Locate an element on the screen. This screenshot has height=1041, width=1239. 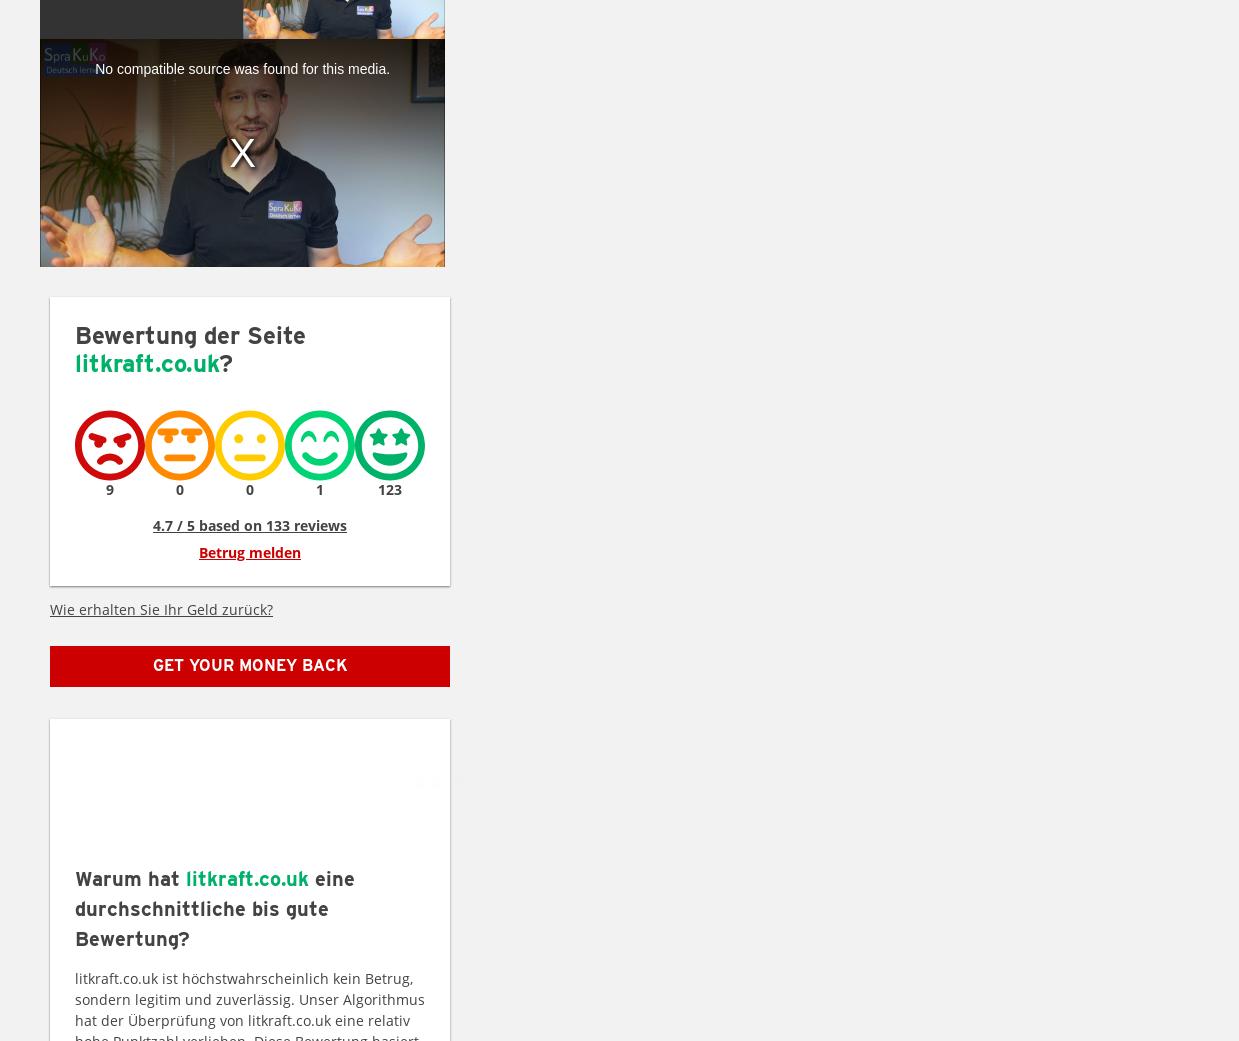
'9' is located at coordinates (106, 488).